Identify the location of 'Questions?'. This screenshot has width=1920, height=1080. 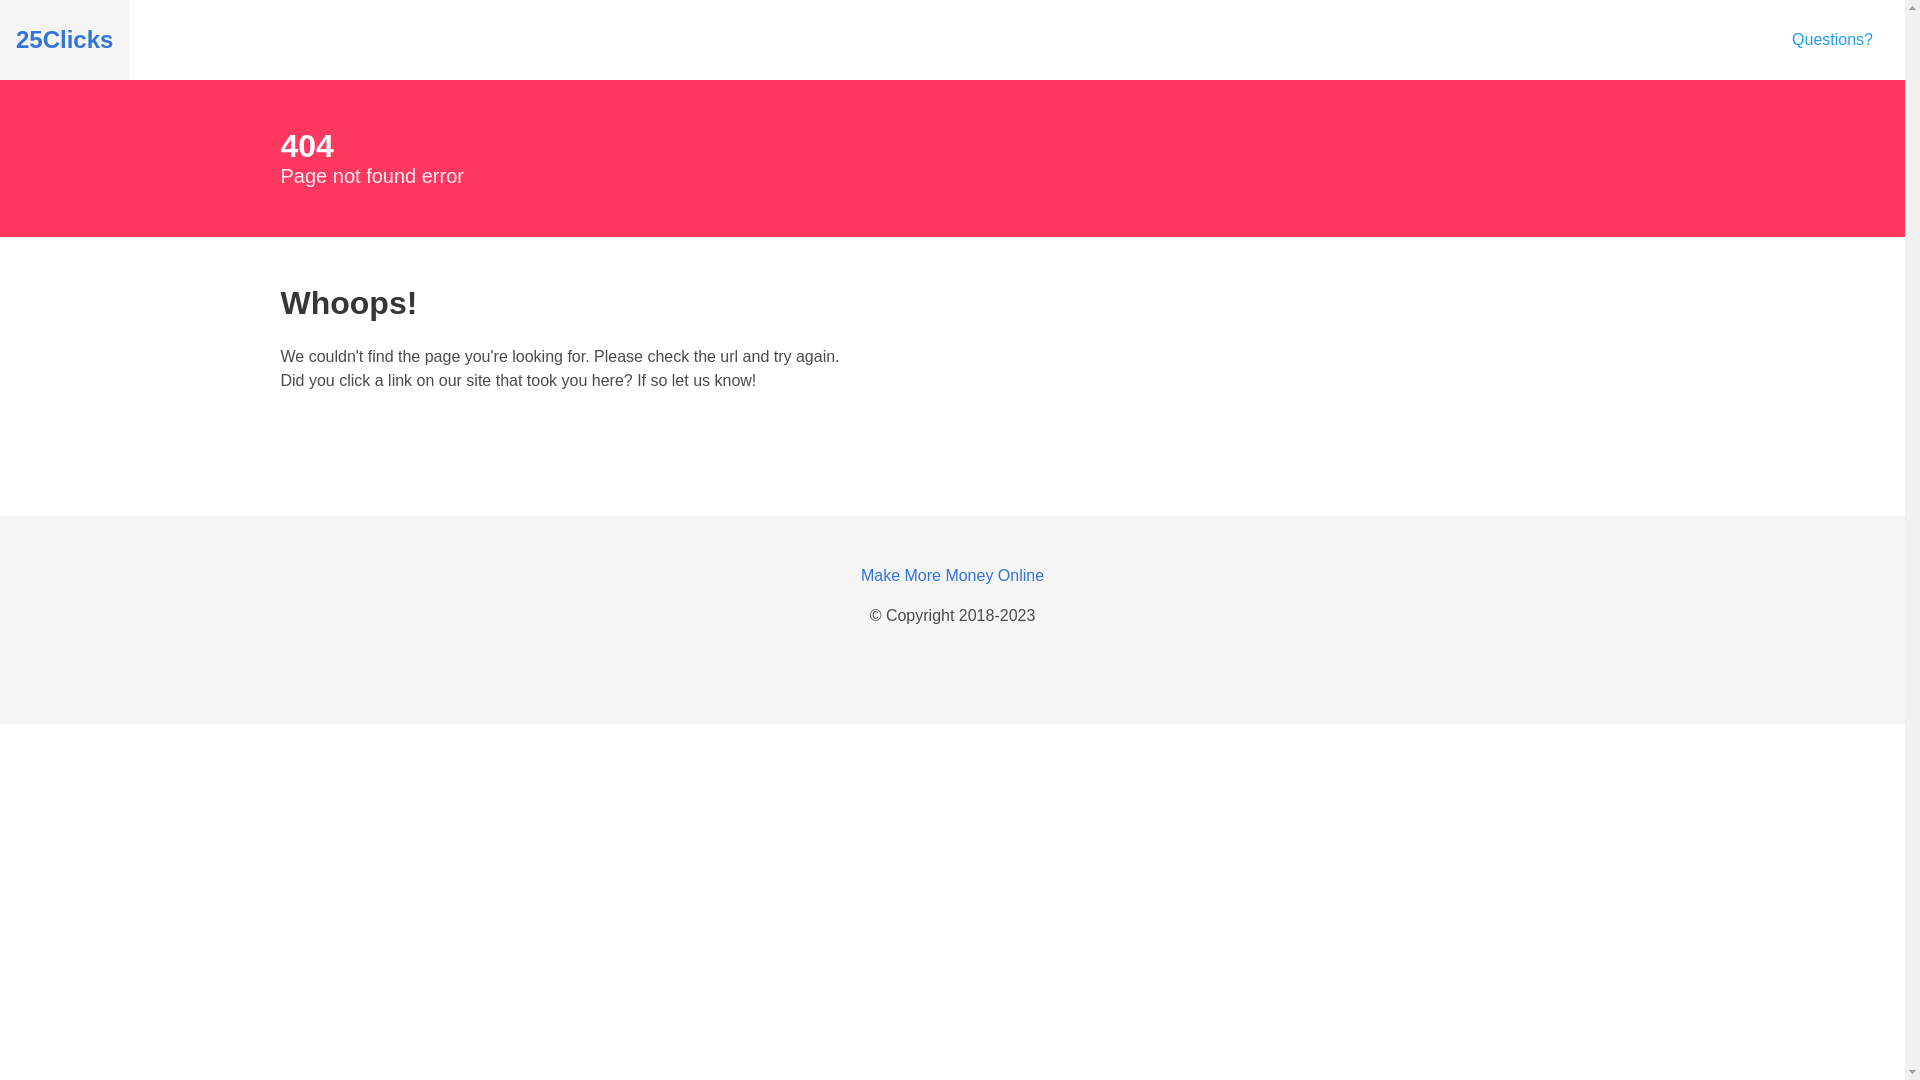
(1832, 39).